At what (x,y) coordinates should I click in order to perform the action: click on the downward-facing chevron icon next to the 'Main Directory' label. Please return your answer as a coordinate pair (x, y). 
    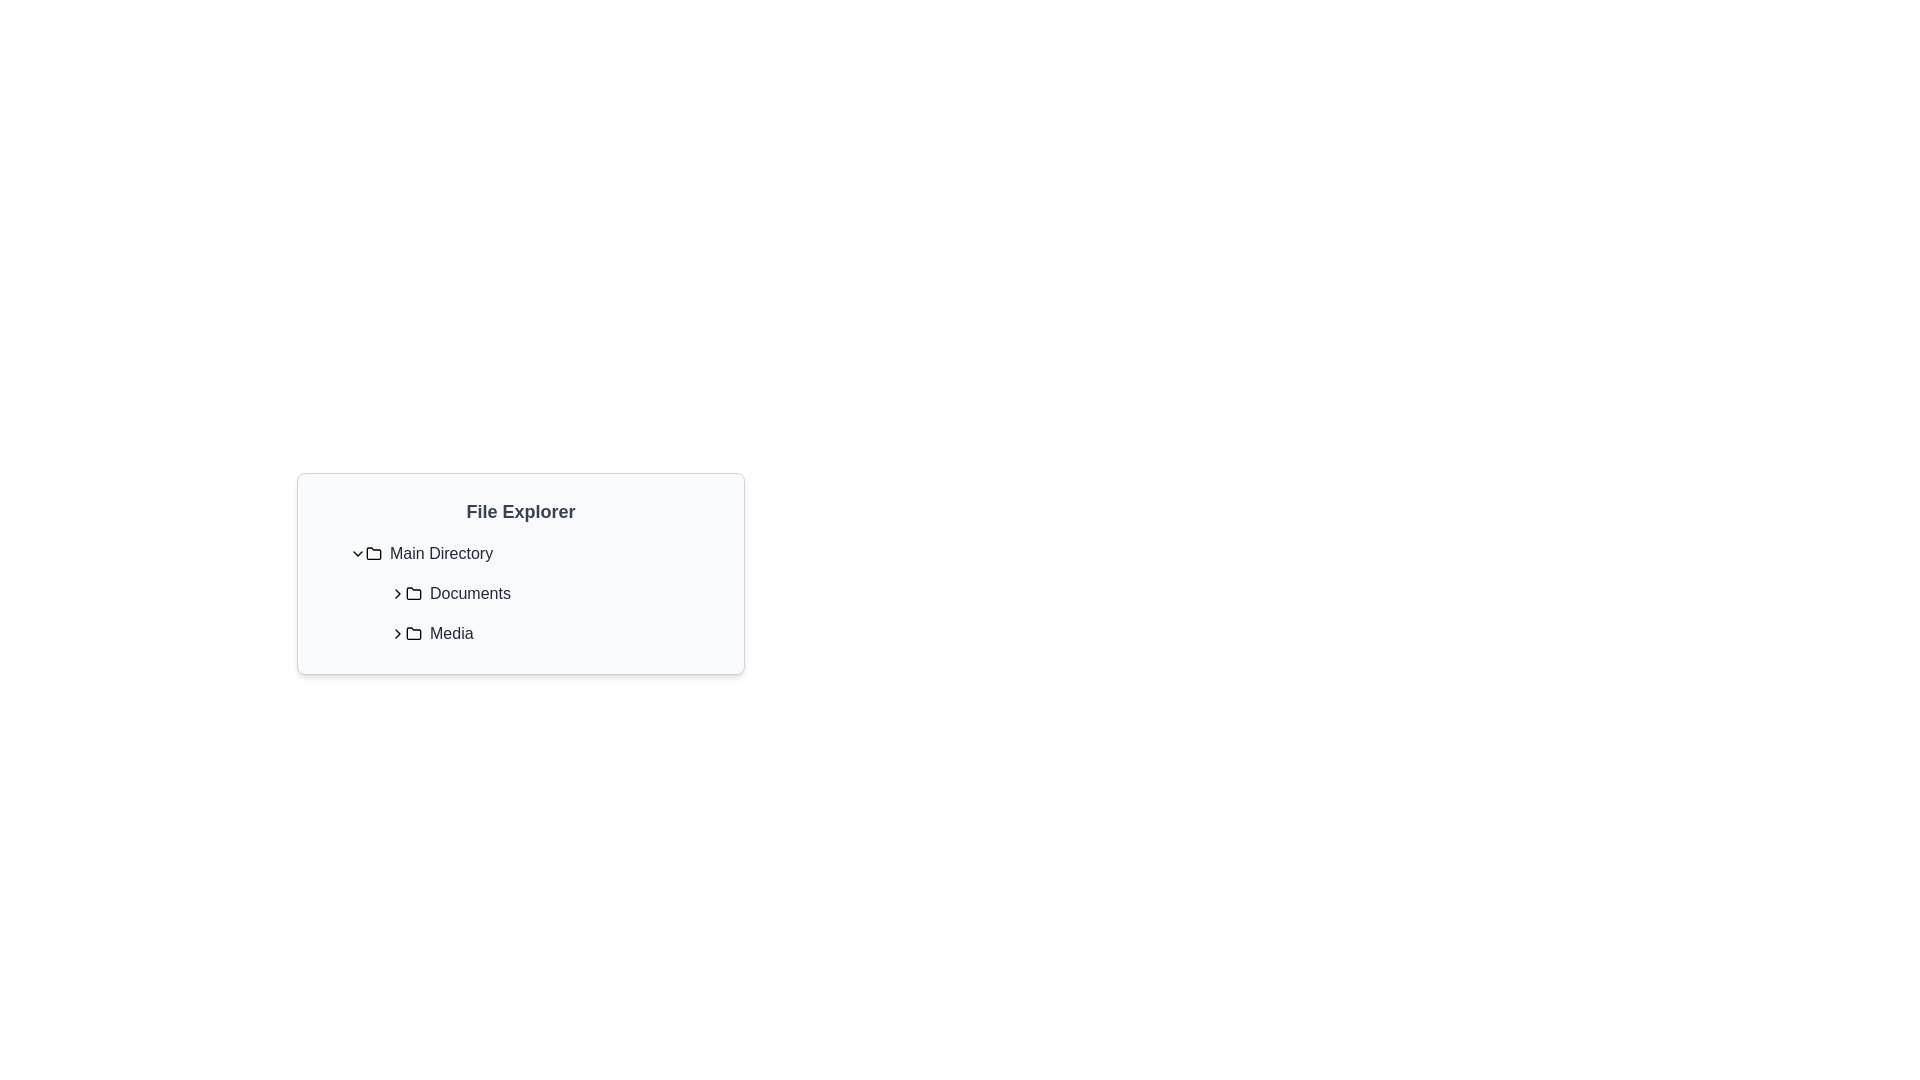
    Looking at the image, I should click on (358, 554).